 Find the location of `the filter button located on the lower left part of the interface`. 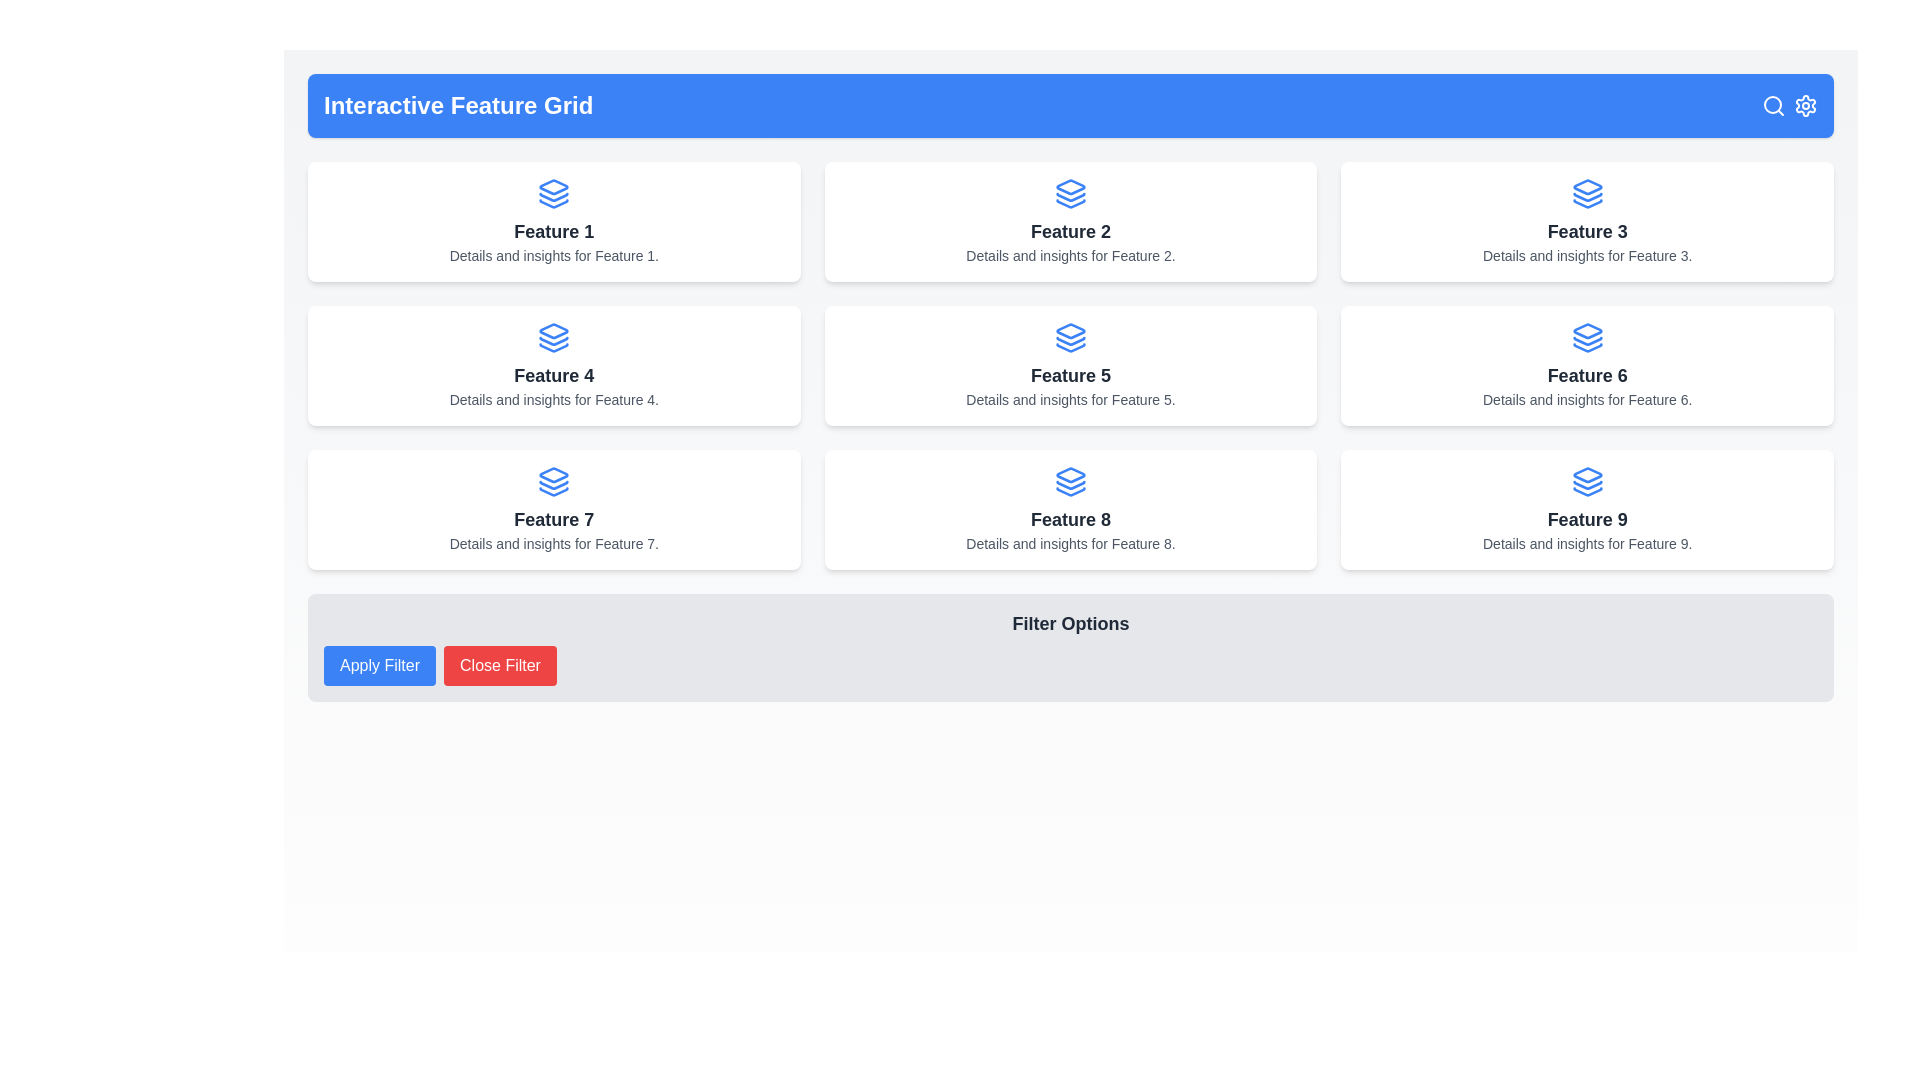

the filter button located on the lower left part of the interface is located at coordinates (379, 666).